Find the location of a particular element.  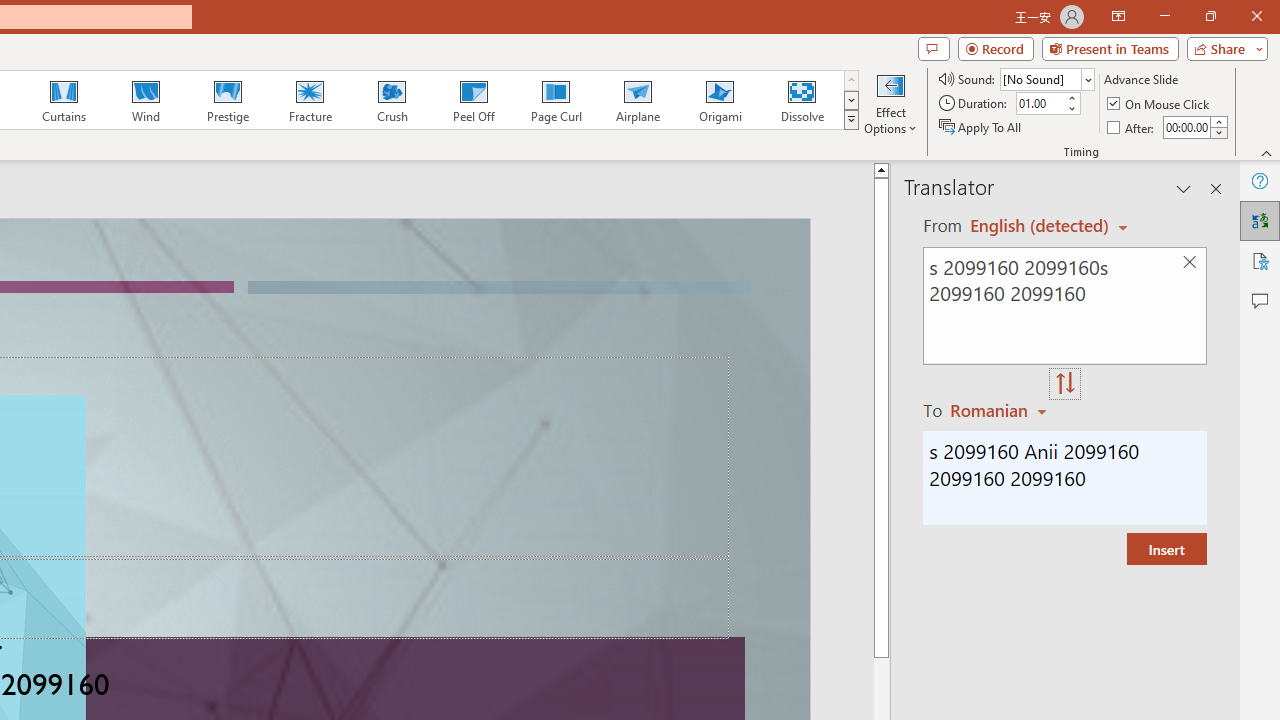

'Sound' is located at coordinates (1046, 78).